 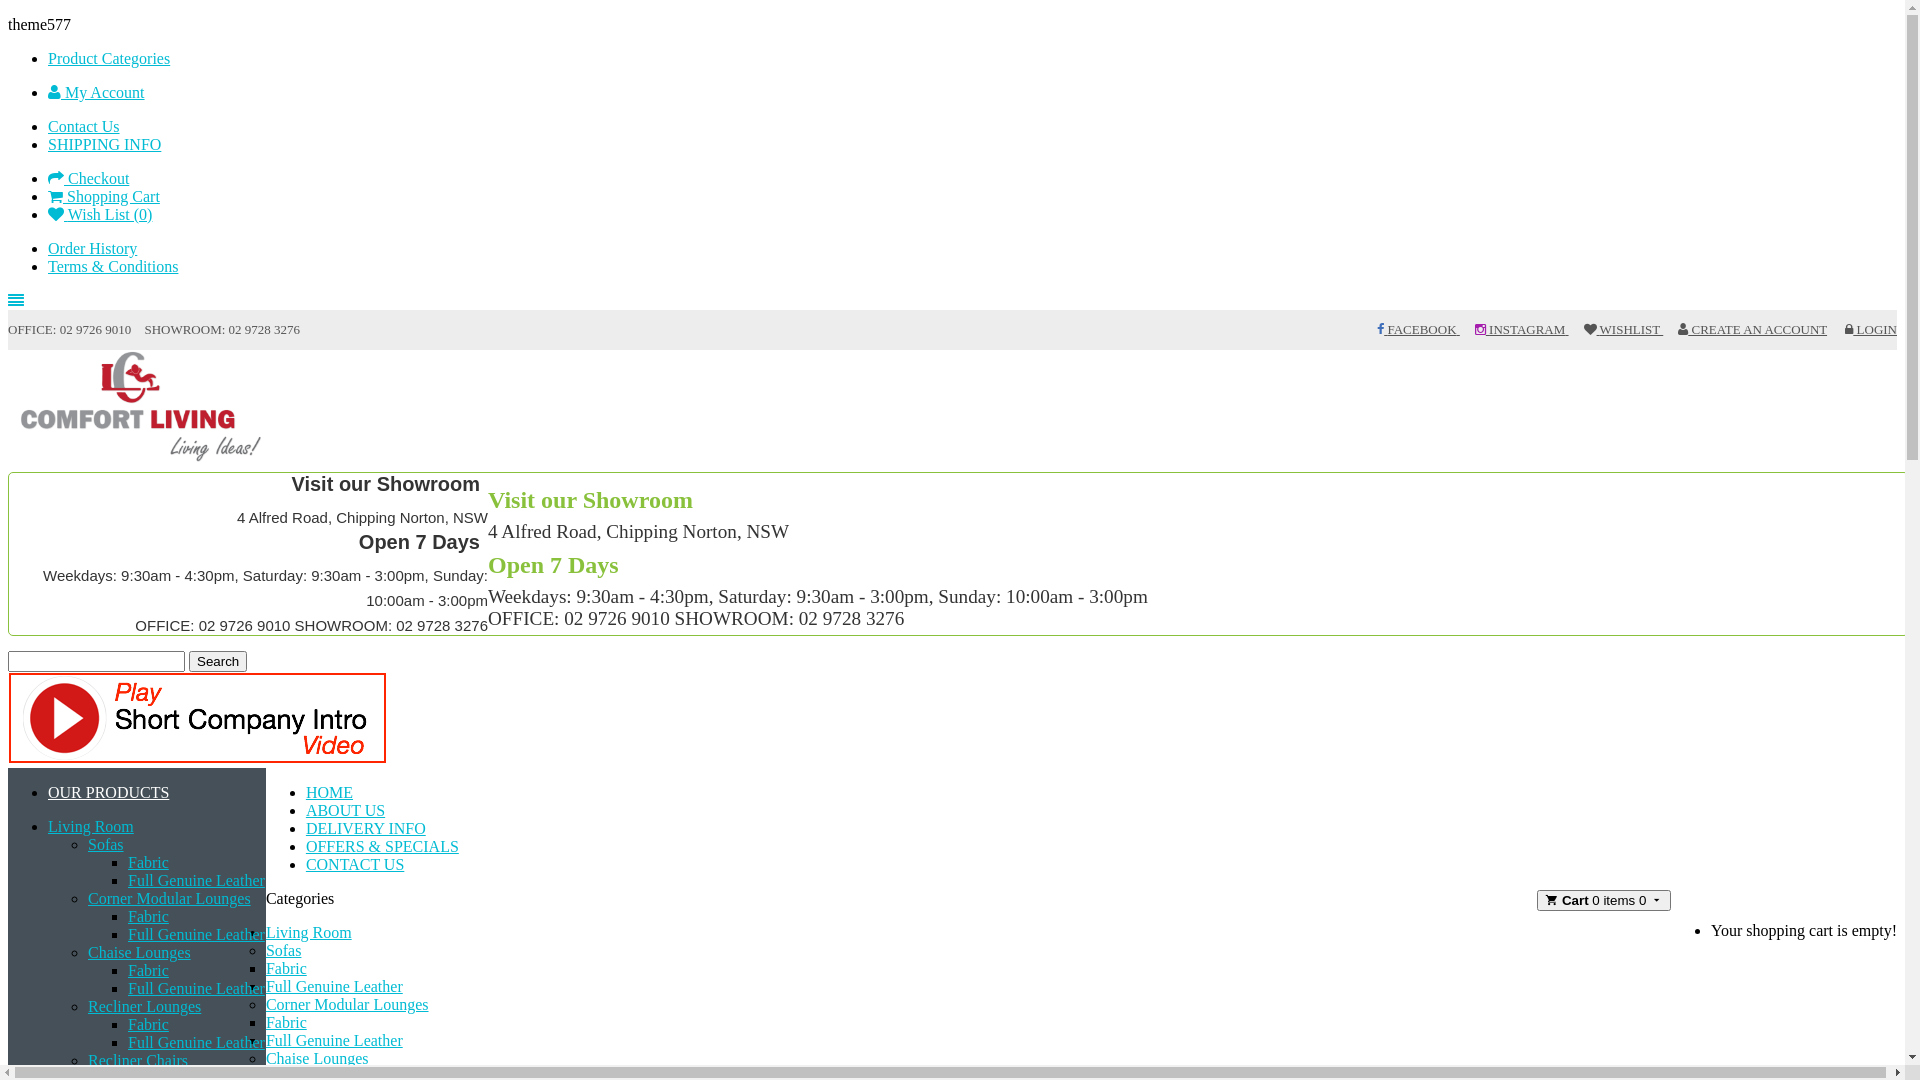 I want to click on 'Living Room', so click(x=90, y=826).